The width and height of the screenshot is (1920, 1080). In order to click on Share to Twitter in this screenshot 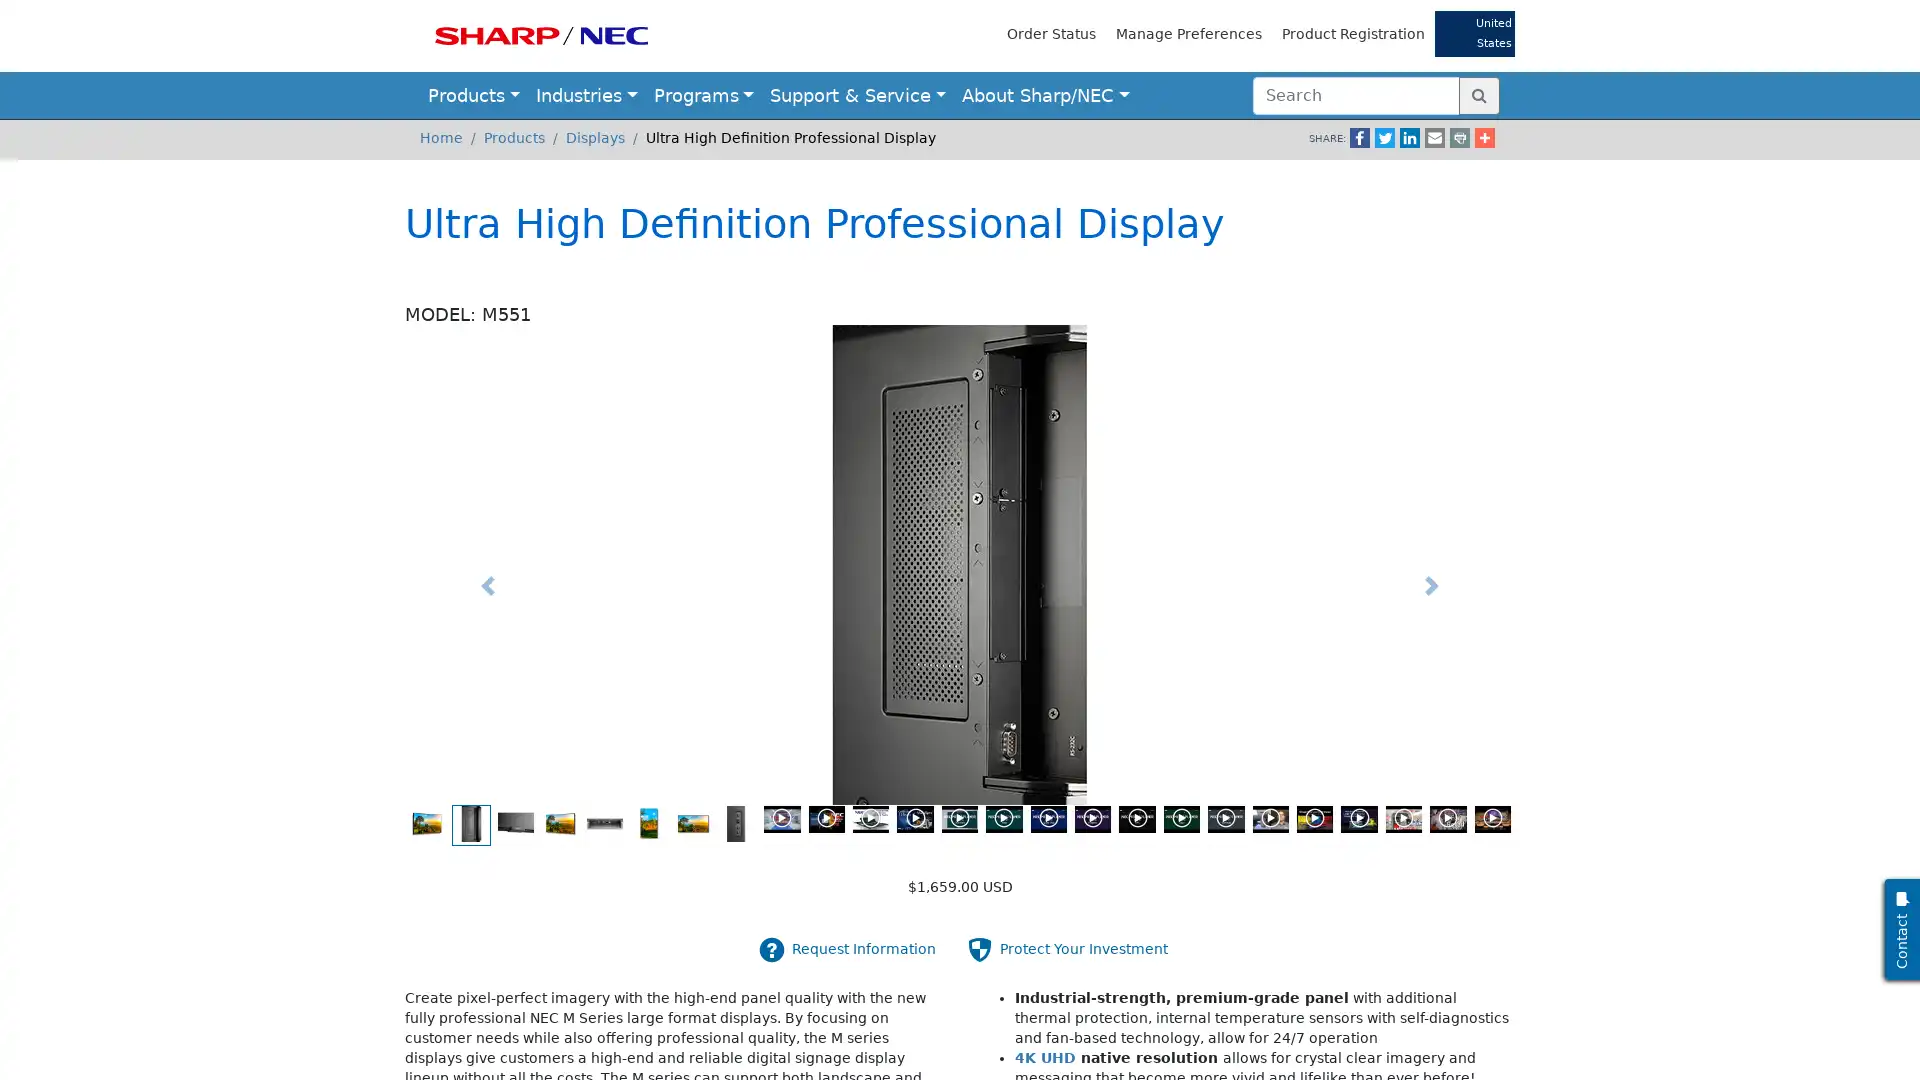, I will do `click(1354, 137)`.